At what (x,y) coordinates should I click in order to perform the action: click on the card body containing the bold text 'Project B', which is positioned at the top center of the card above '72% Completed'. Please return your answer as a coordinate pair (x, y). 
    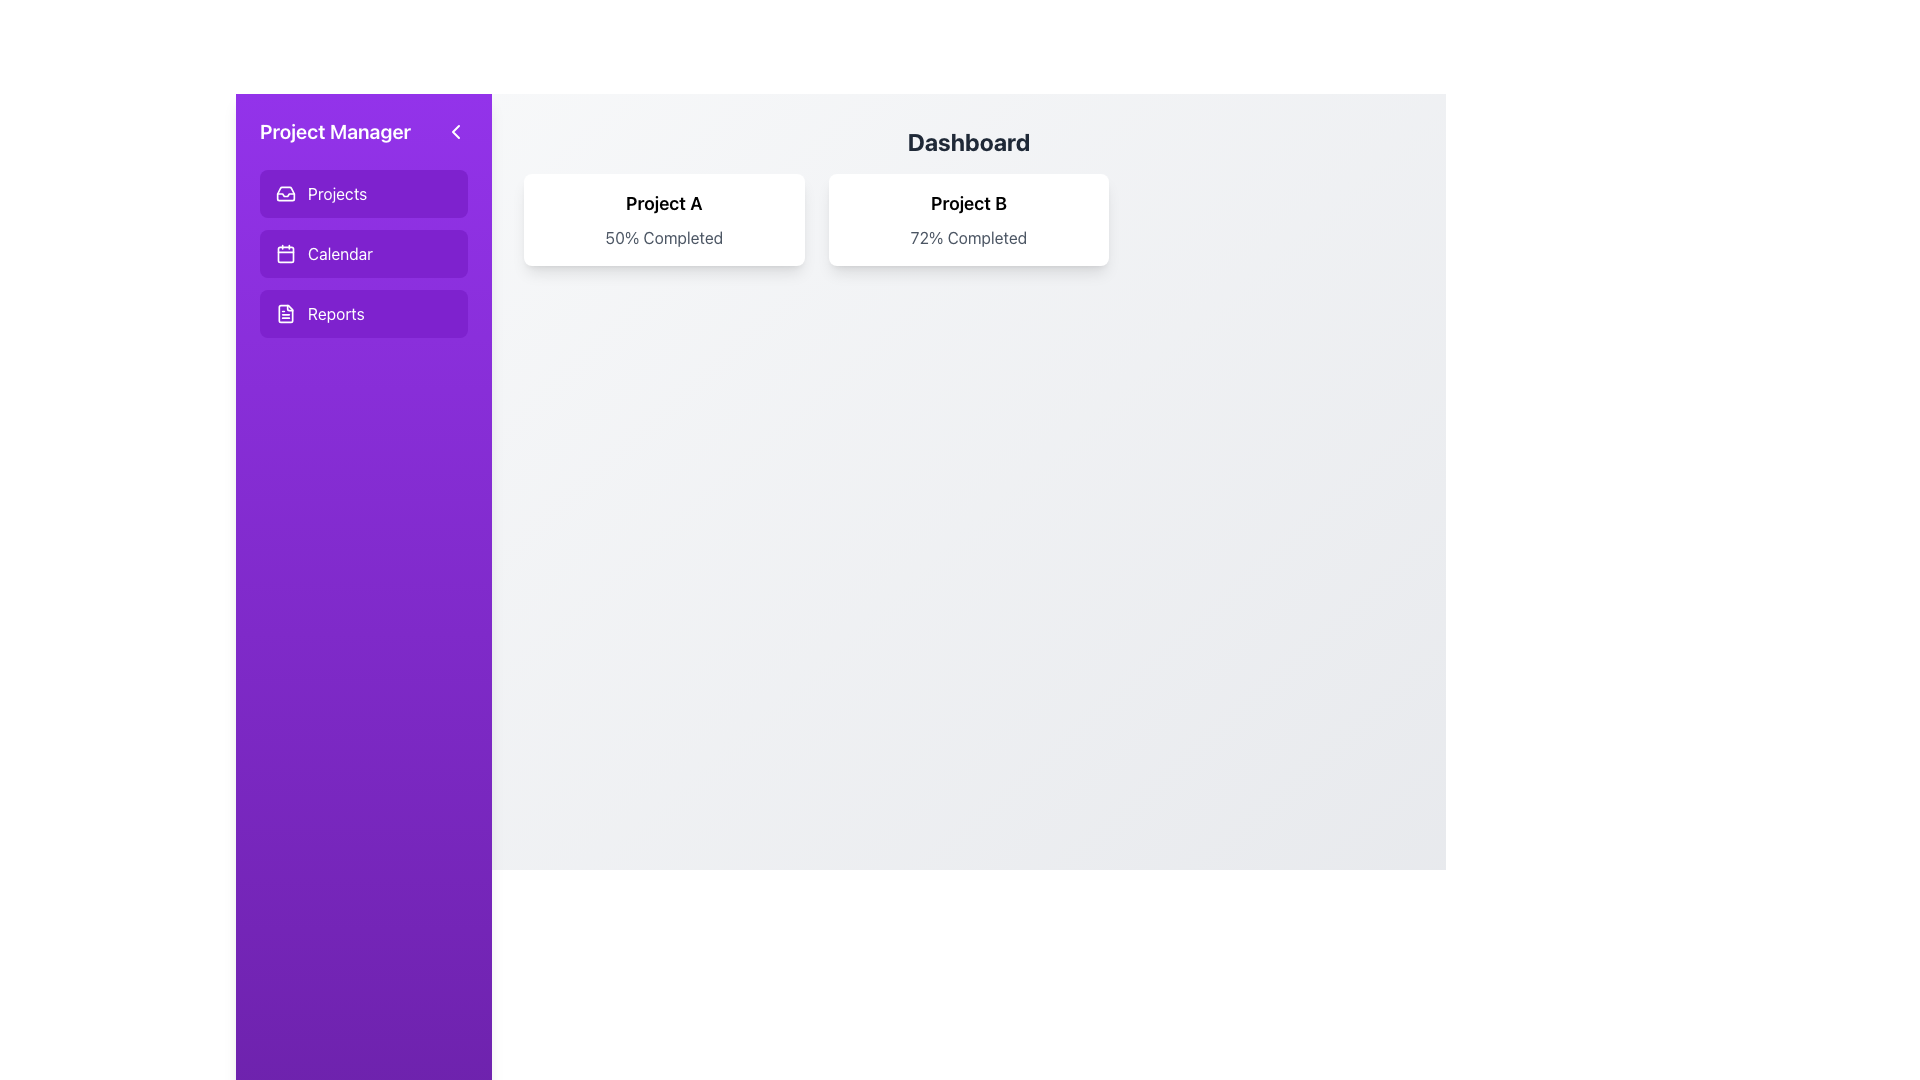
    Looking at the image, I should click on (969, 204).